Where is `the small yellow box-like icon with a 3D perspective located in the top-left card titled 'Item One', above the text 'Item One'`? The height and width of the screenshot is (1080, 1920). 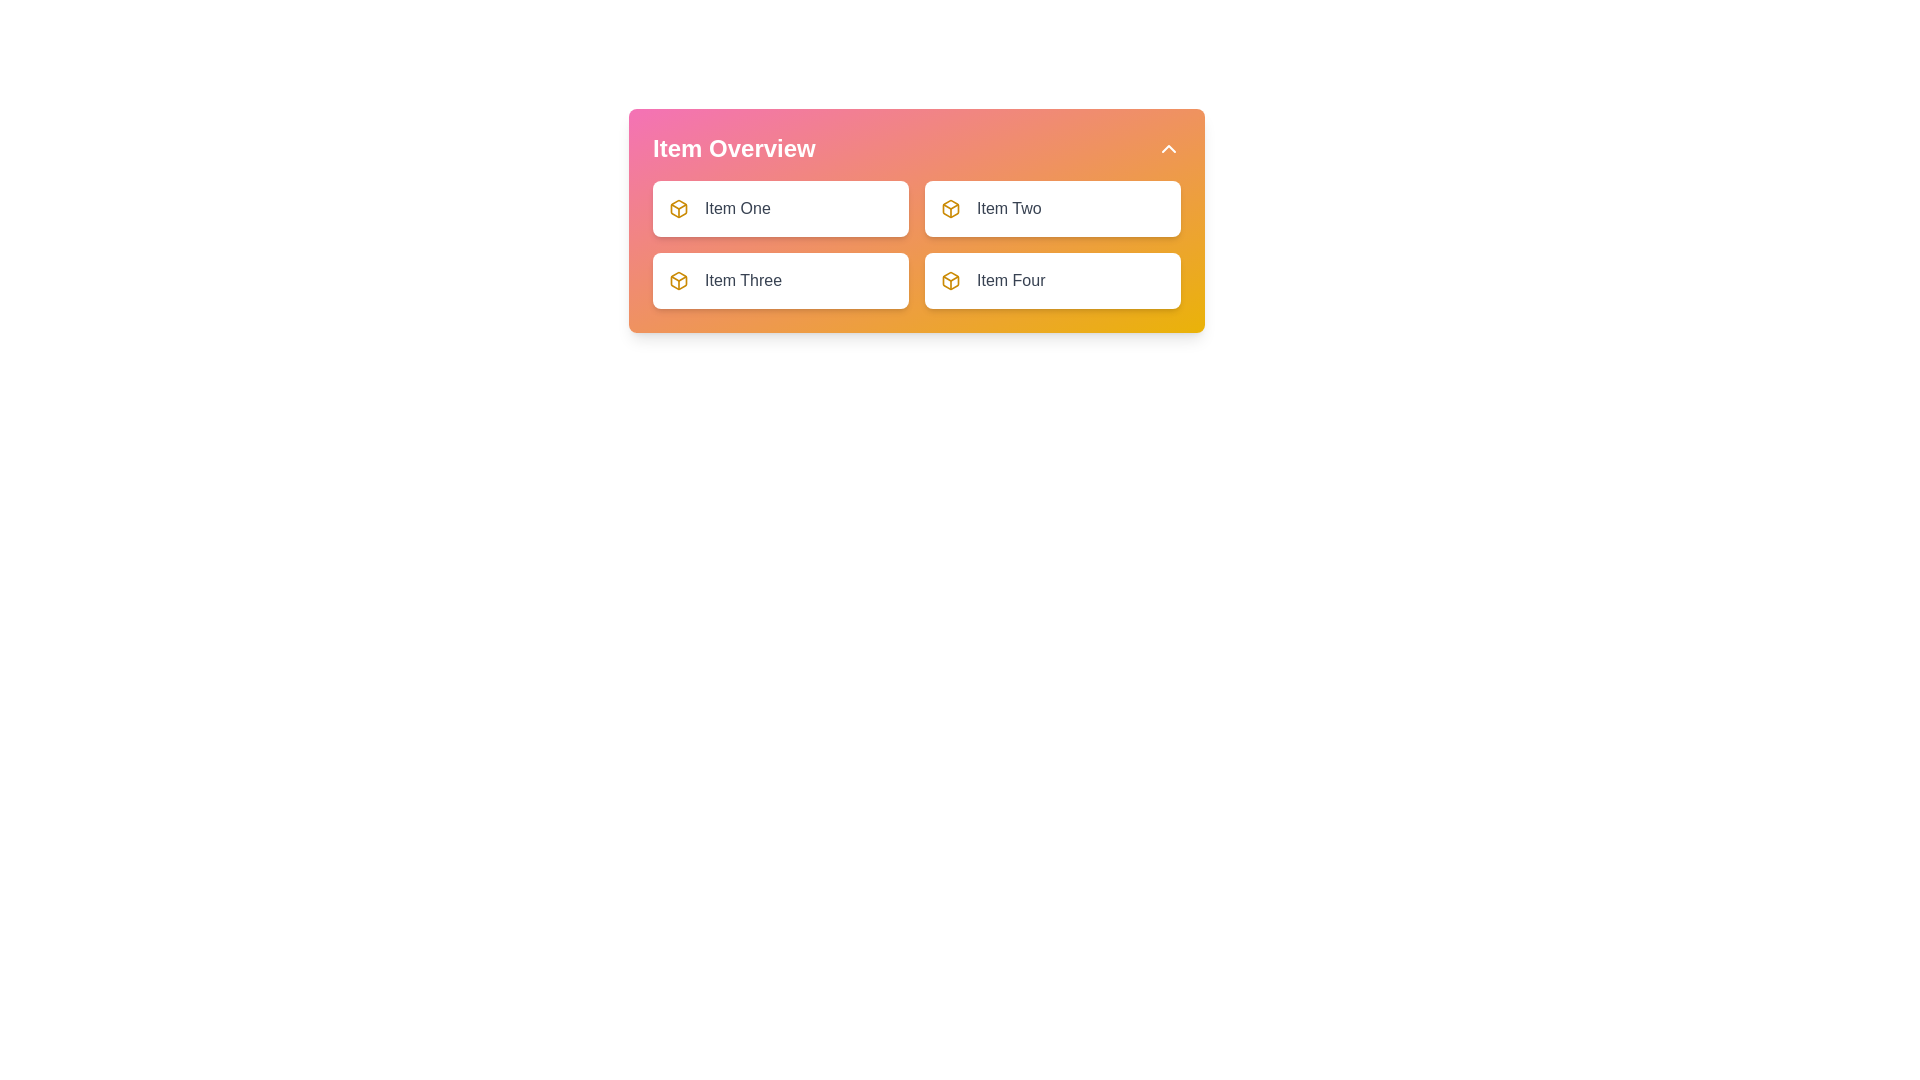 the small yellow box-like icon with a 3D perspective located in the top-left card titled 'Item One', above the text 'Item One' is located at coordinates (678, 208).